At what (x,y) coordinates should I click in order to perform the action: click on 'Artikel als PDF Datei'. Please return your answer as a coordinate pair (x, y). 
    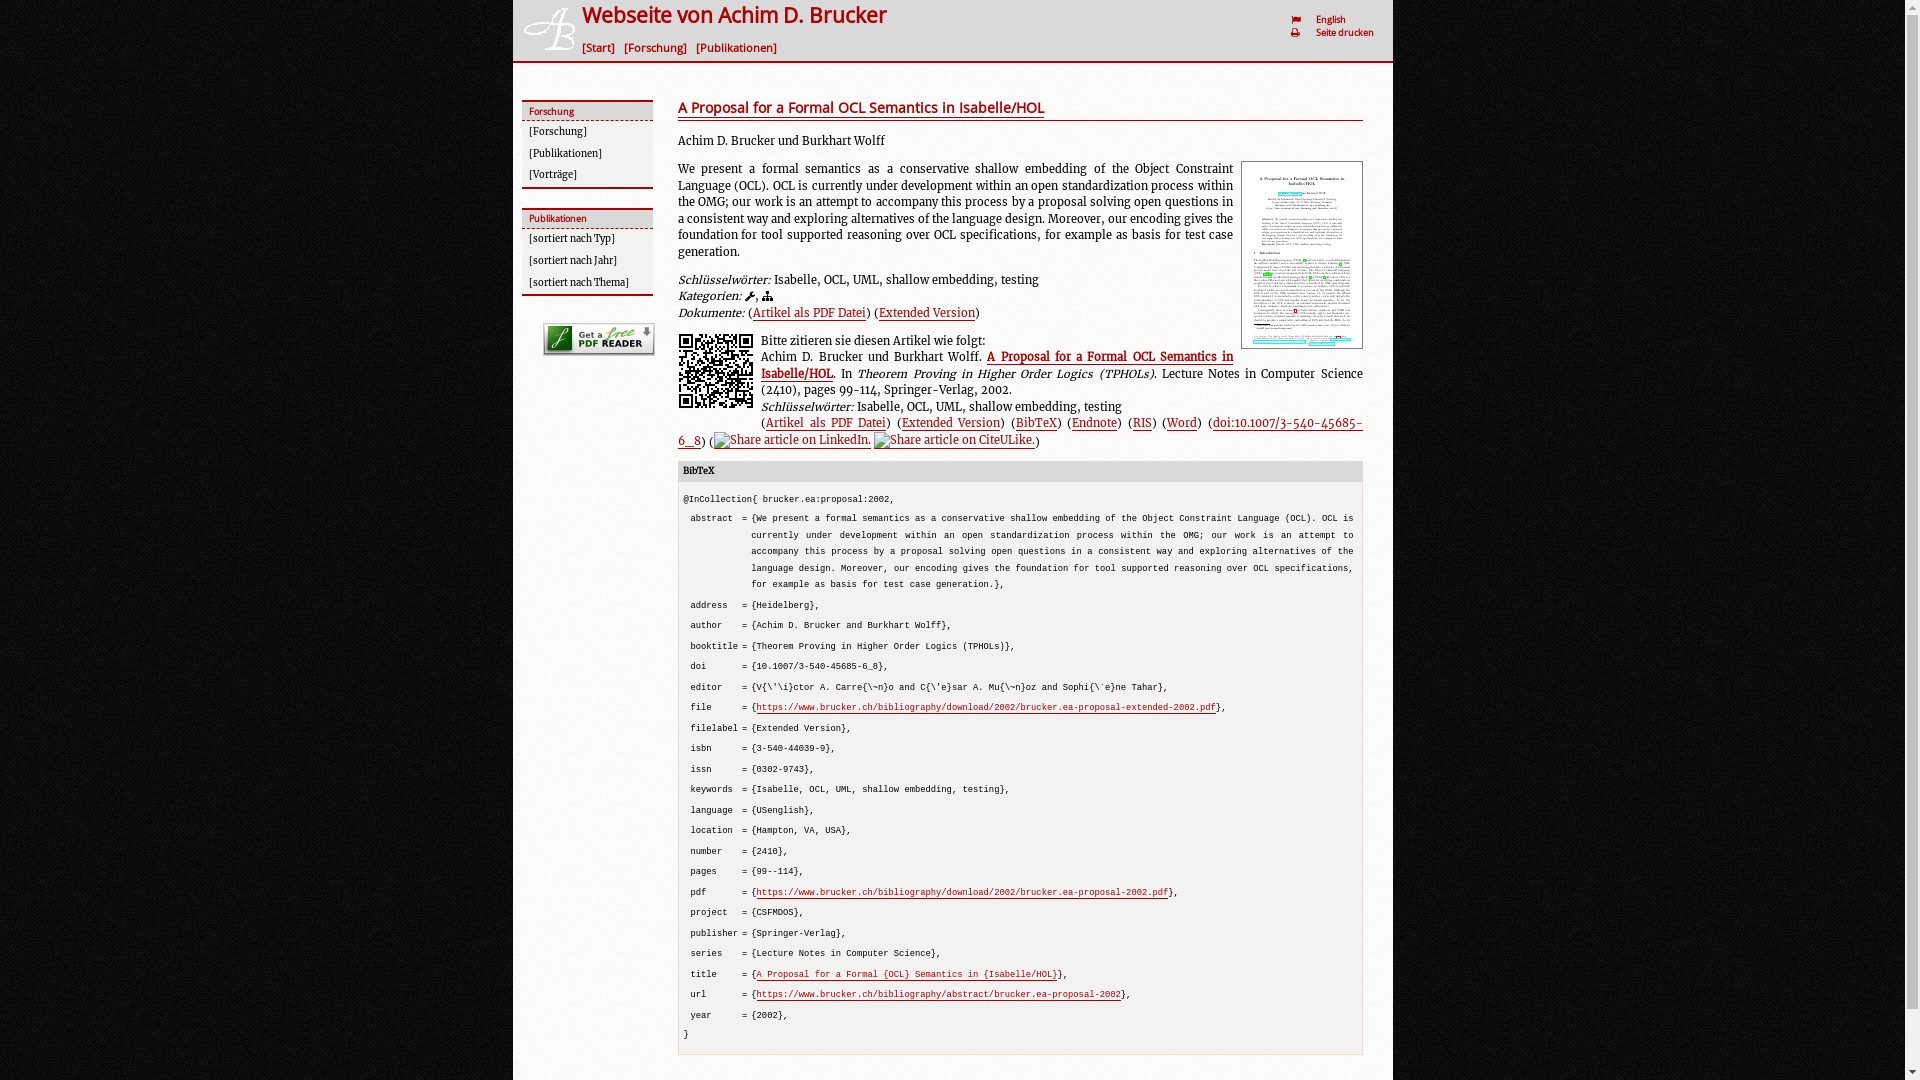
    Looking at the image, I should click on (825, 422).